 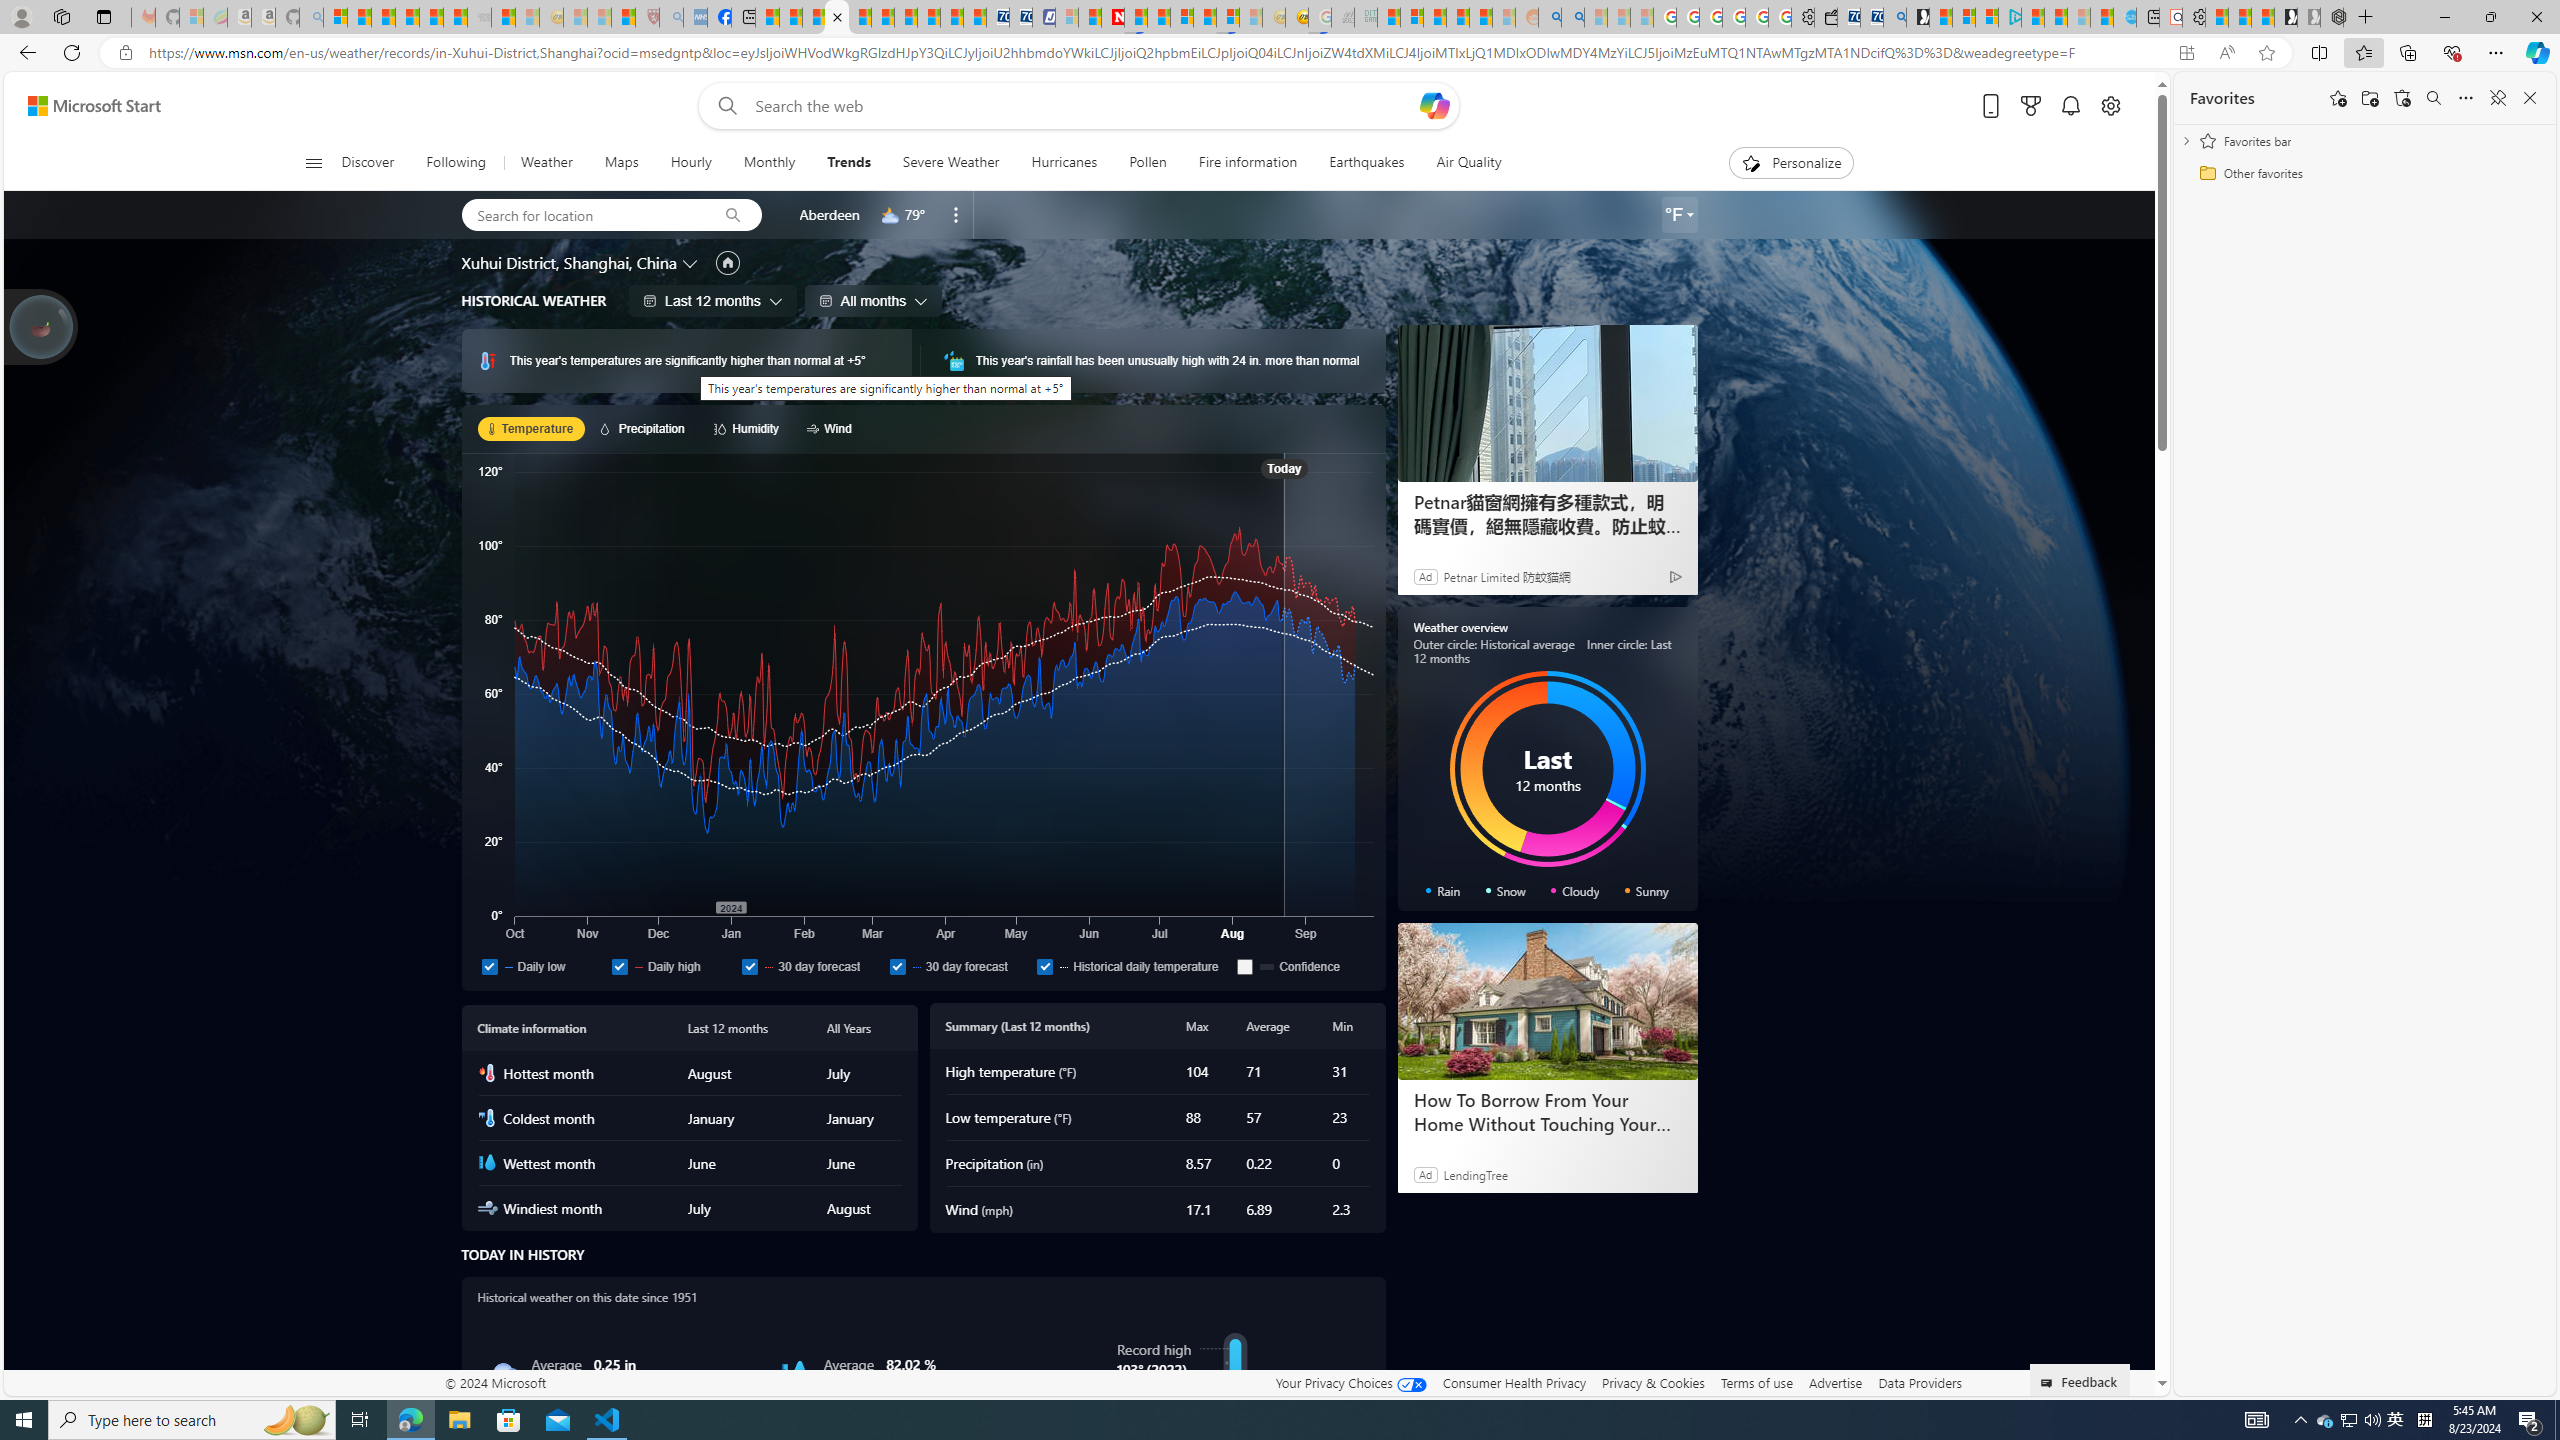 I want to click on 'Trends', so click(x=847, y=162).